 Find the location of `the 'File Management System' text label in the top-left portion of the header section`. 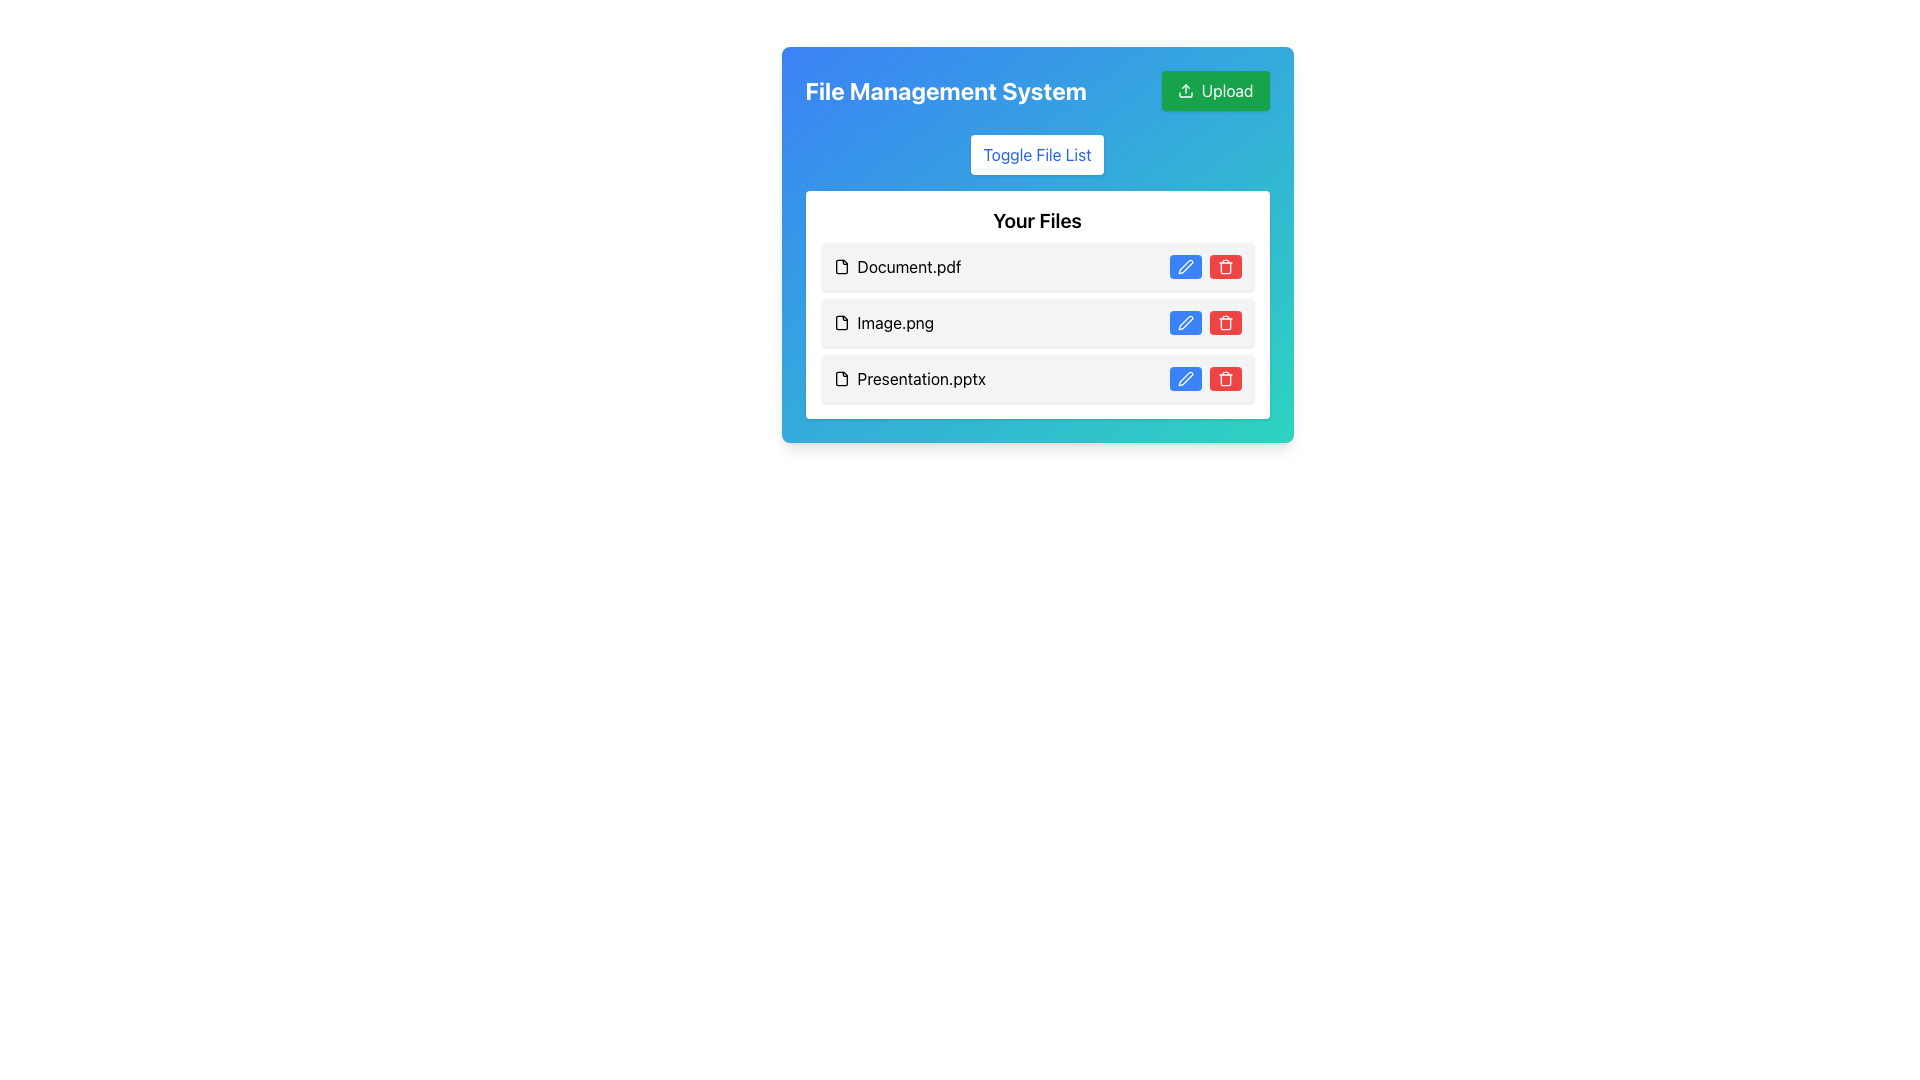

the 'File Management System' text label in the top-left portion of the header section is located at coordinates (945, 91).